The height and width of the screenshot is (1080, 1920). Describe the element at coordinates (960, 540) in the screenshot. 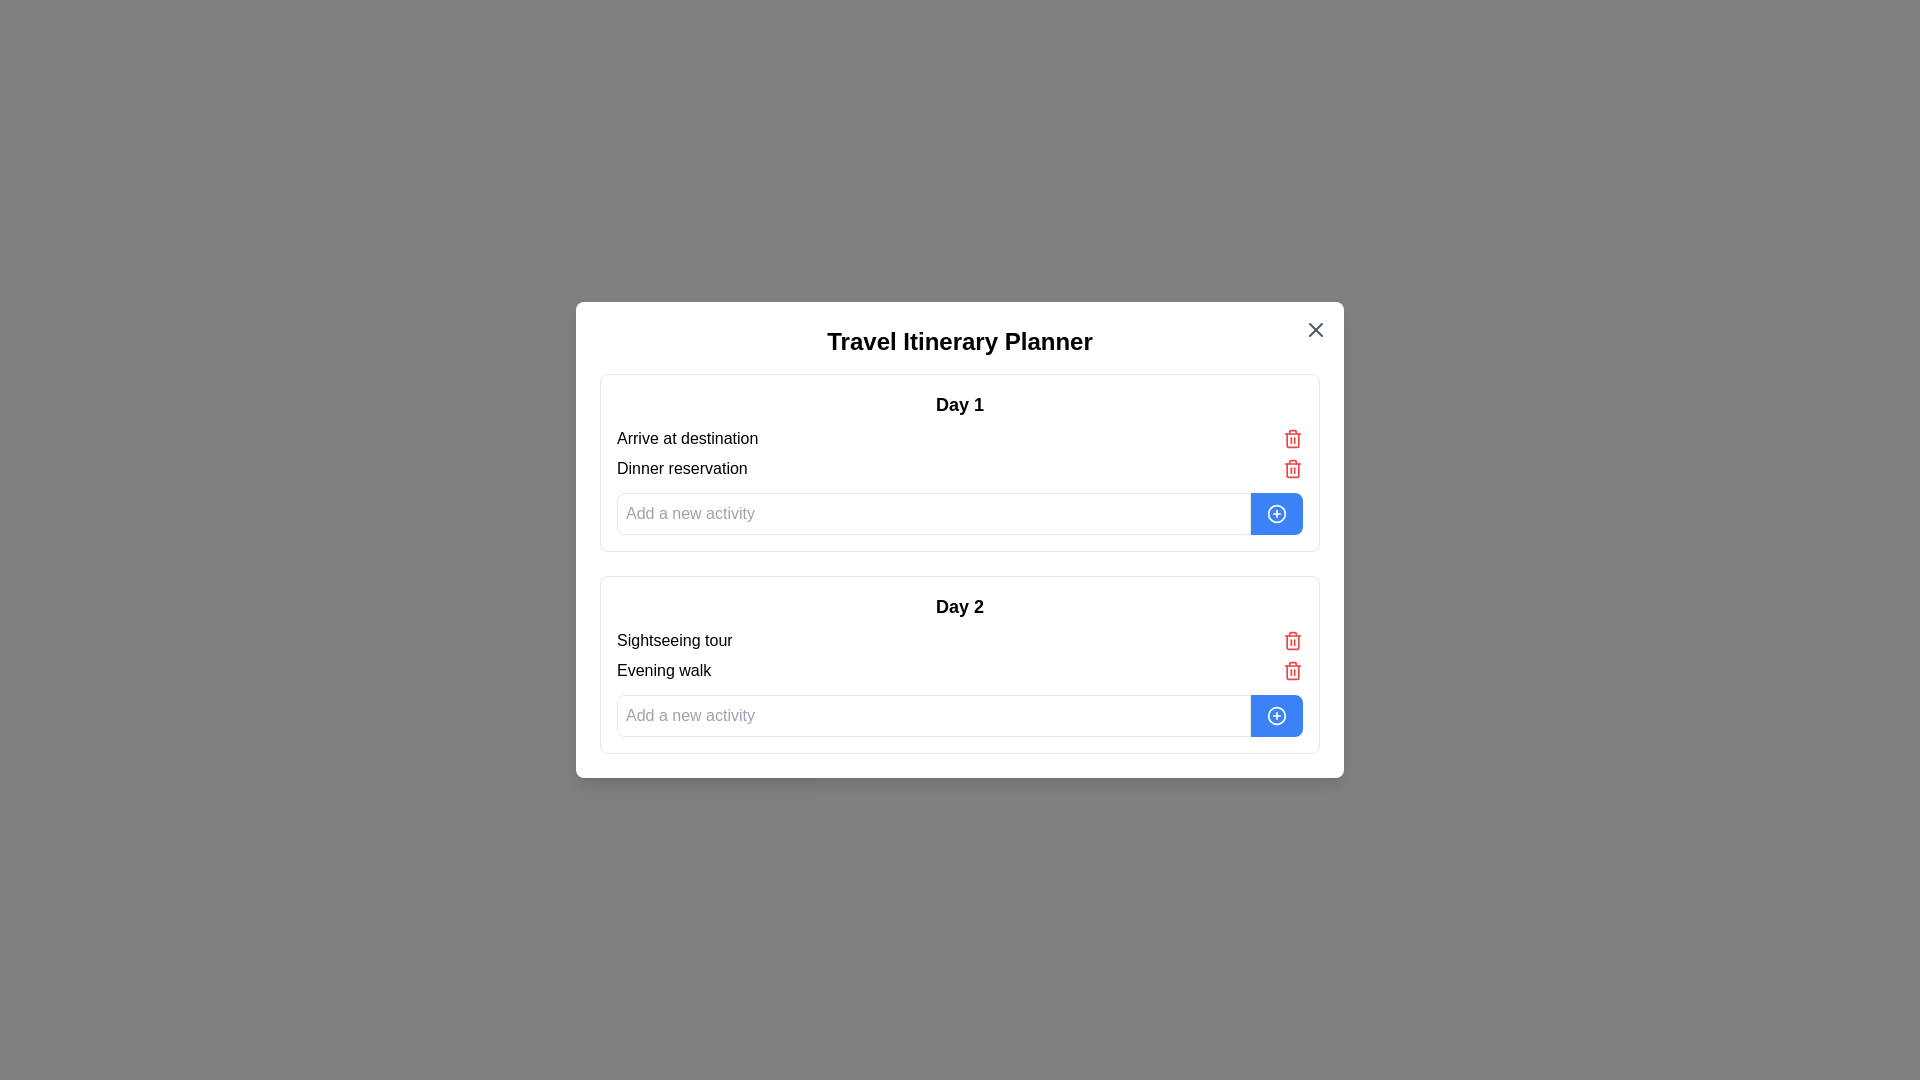

I see `the blue plus button located within the 'Travel Itinerary Planner' card` at that location.